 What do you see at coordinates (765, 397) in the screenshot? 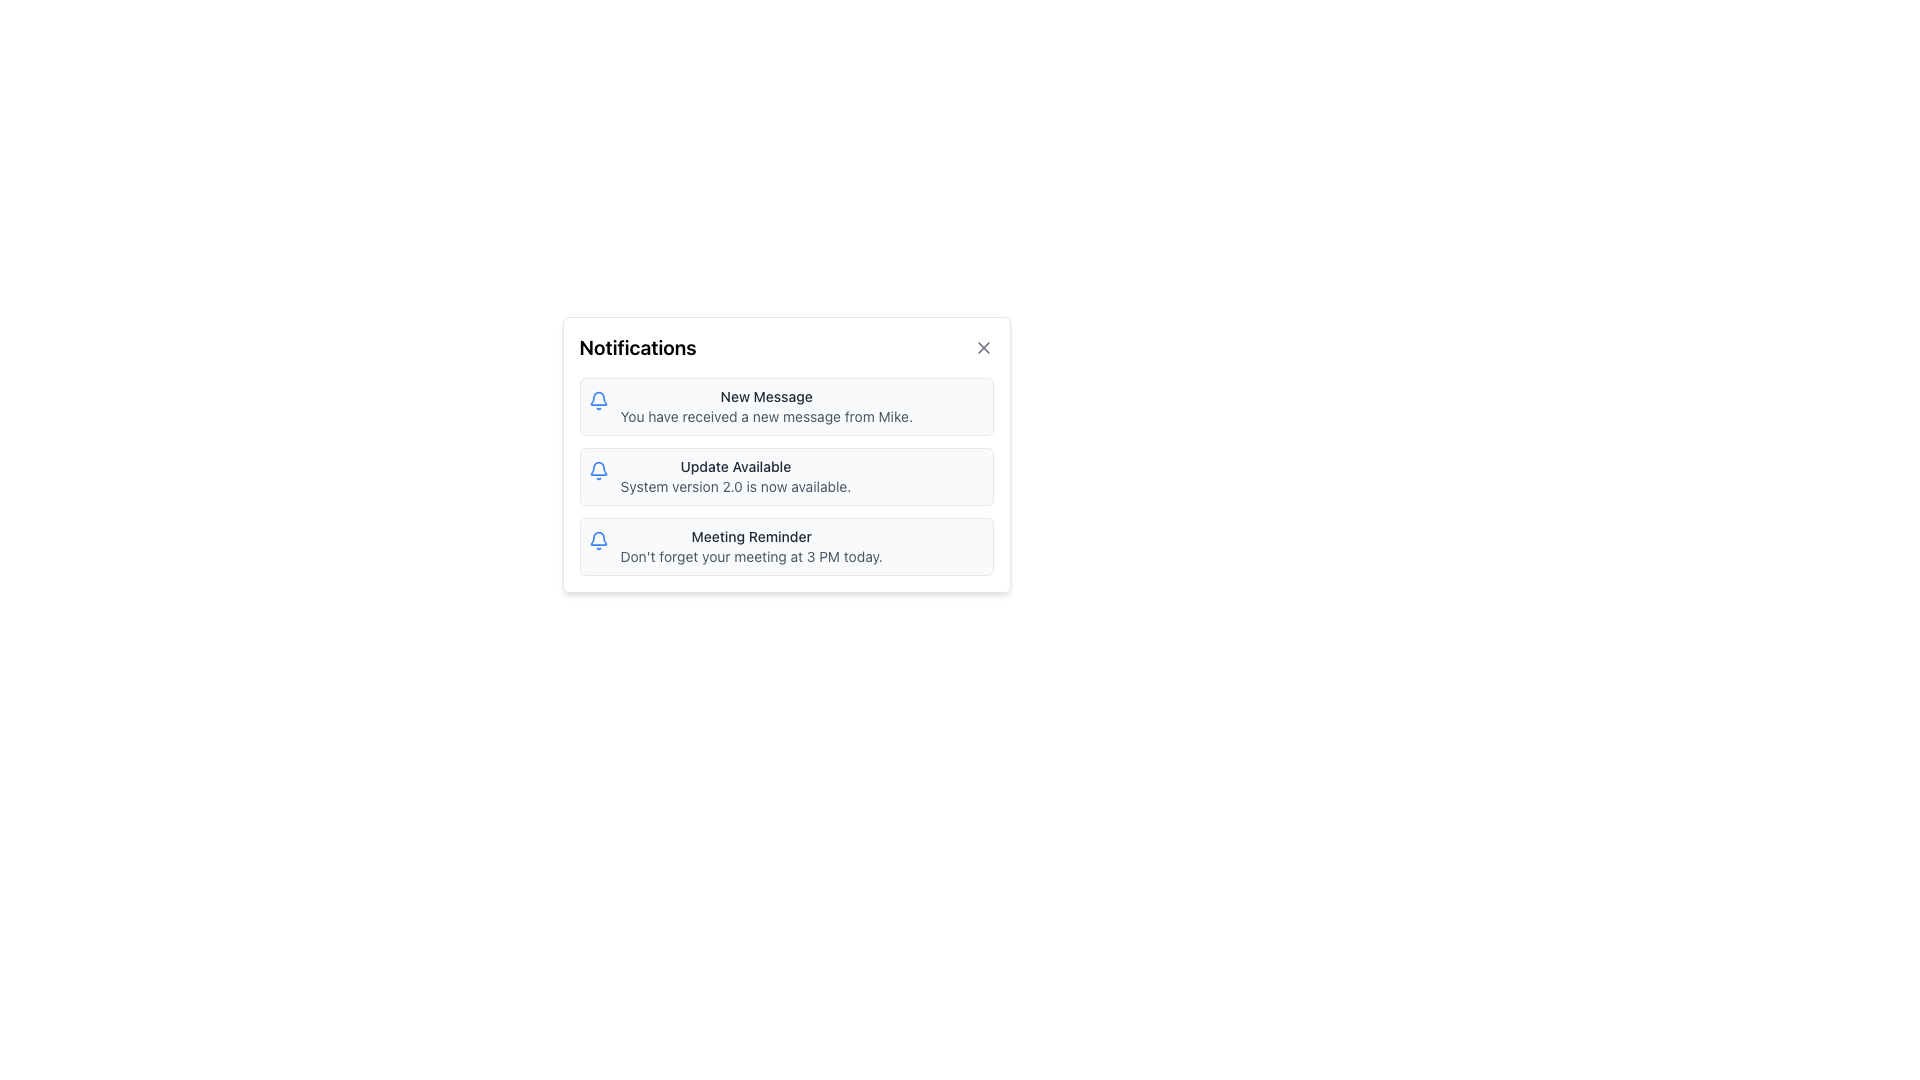
I see `'New Message' text label located at the top of the first notification under the 'Notifications' header` at bounding box center [765, 397].